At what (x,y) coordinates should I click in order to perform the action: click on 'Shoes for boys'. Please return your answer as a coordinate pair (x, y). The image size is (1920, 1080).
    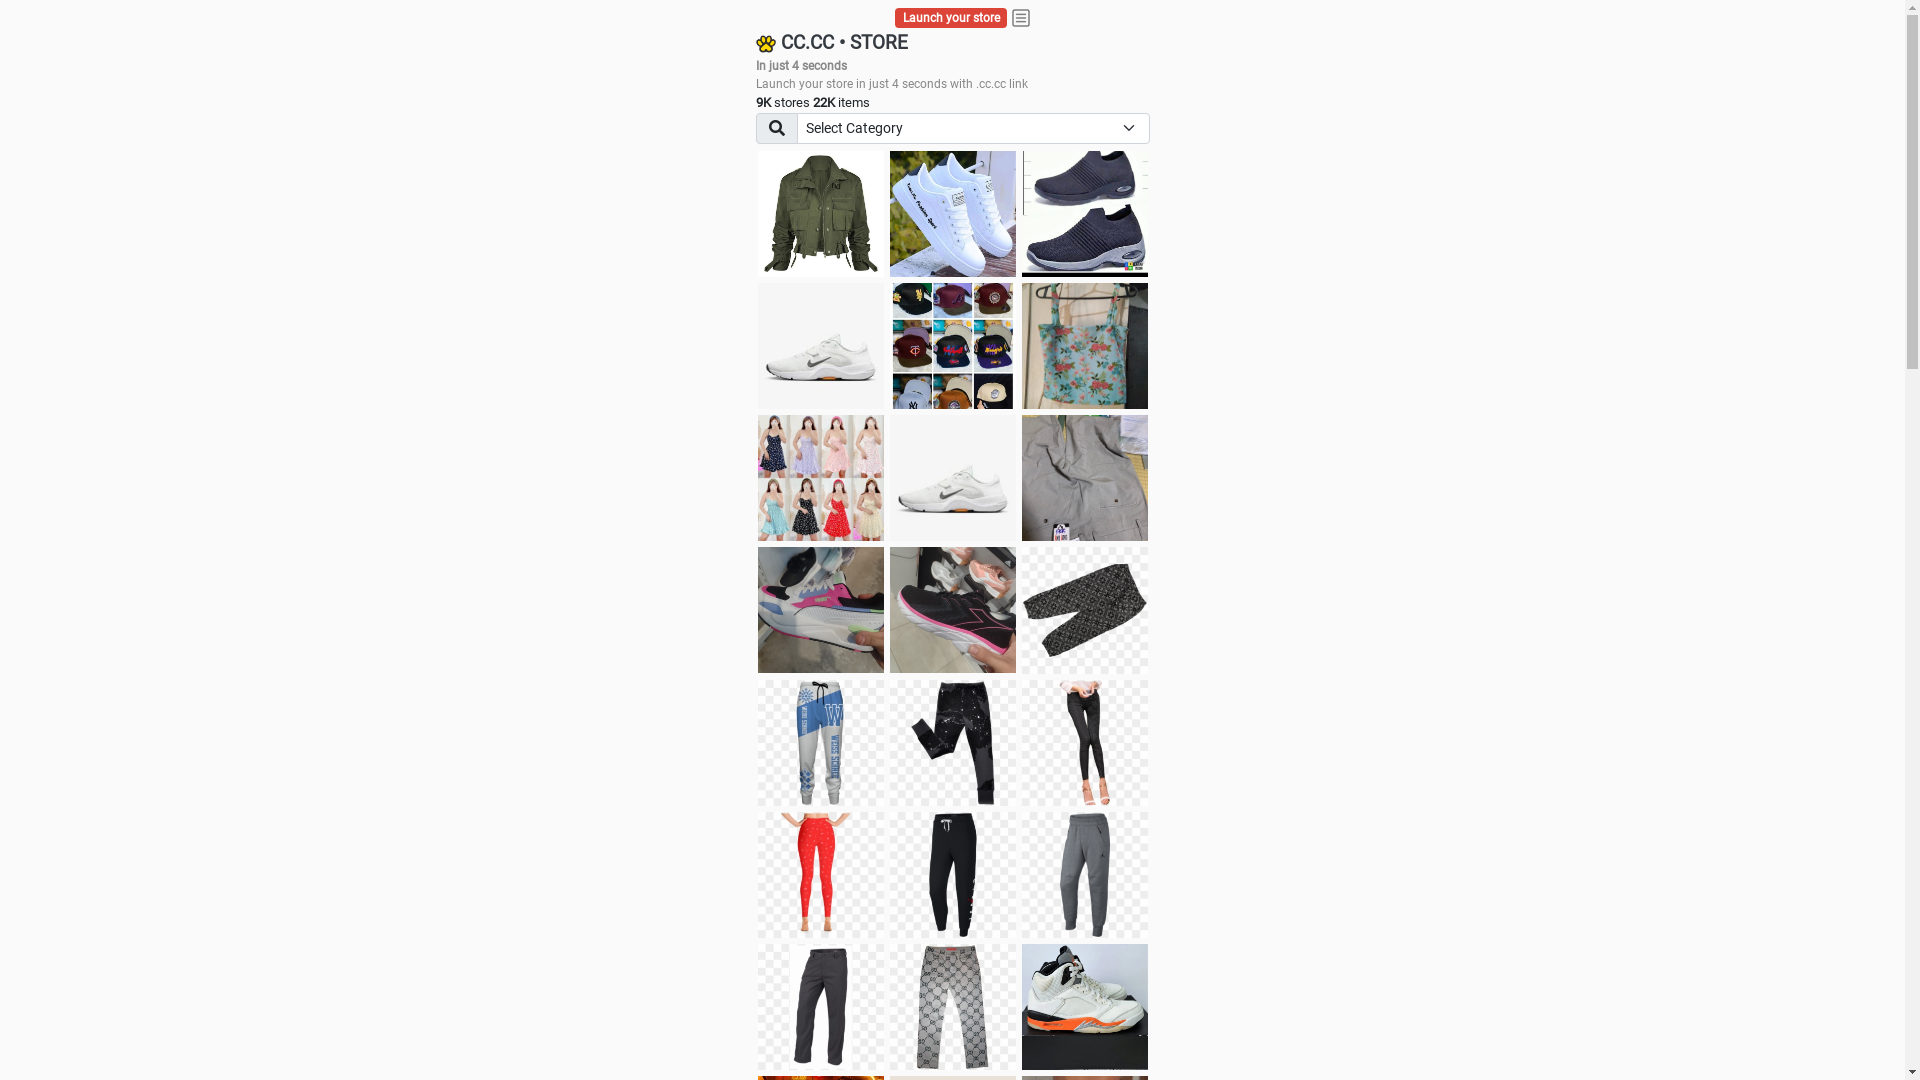
    Looking at the image, I should click on (757, 345).